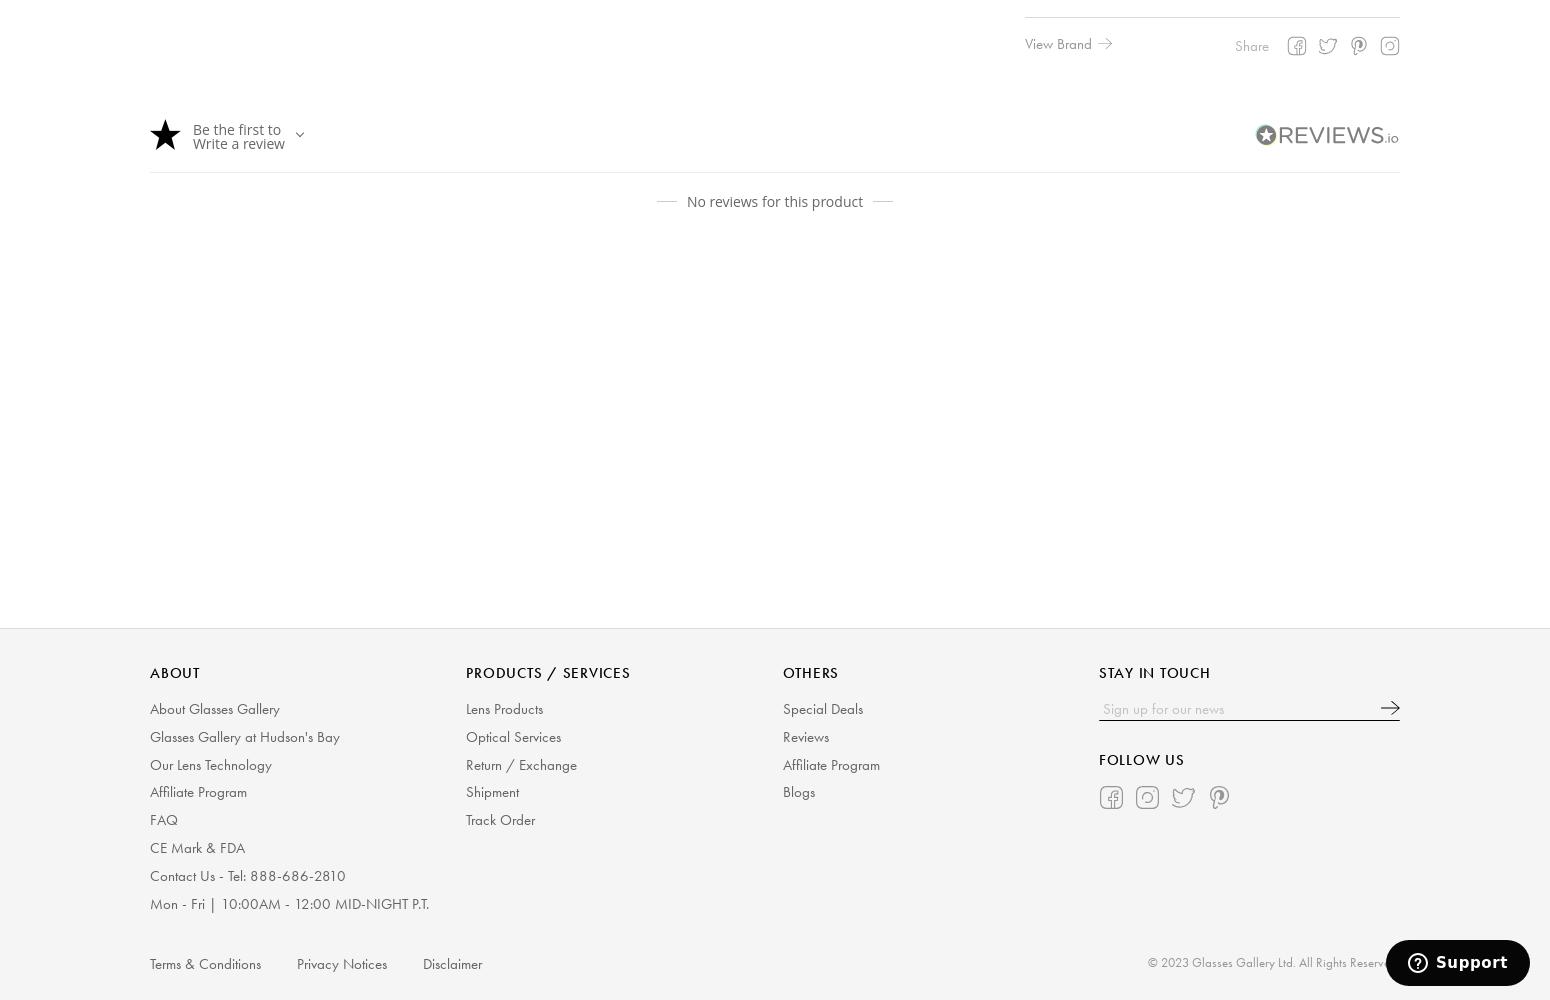 This screenshot has height=1000, width=1550. I want to click on 'PRODUCTS / SERVICES', so click(547, 673).